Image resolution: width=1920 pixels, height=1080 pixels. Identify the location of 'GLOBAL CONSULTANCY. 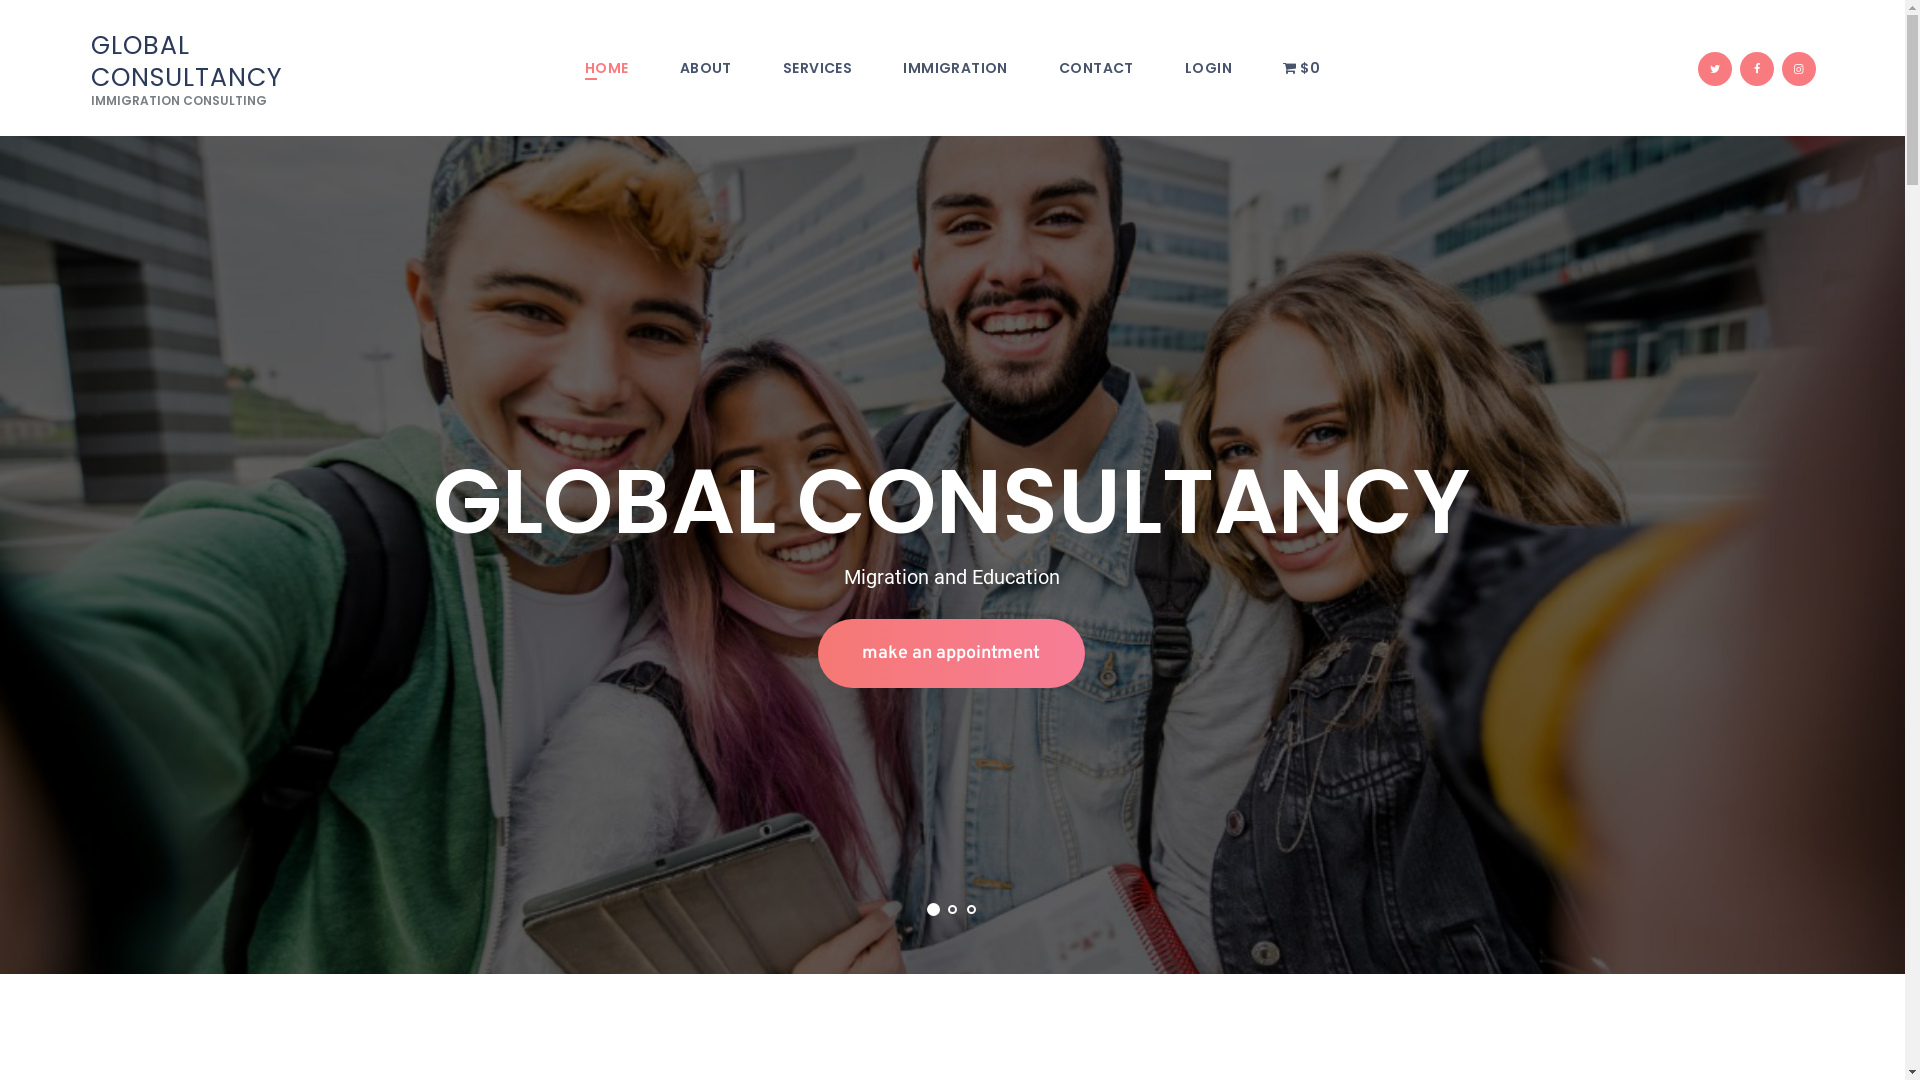
(221, 68).